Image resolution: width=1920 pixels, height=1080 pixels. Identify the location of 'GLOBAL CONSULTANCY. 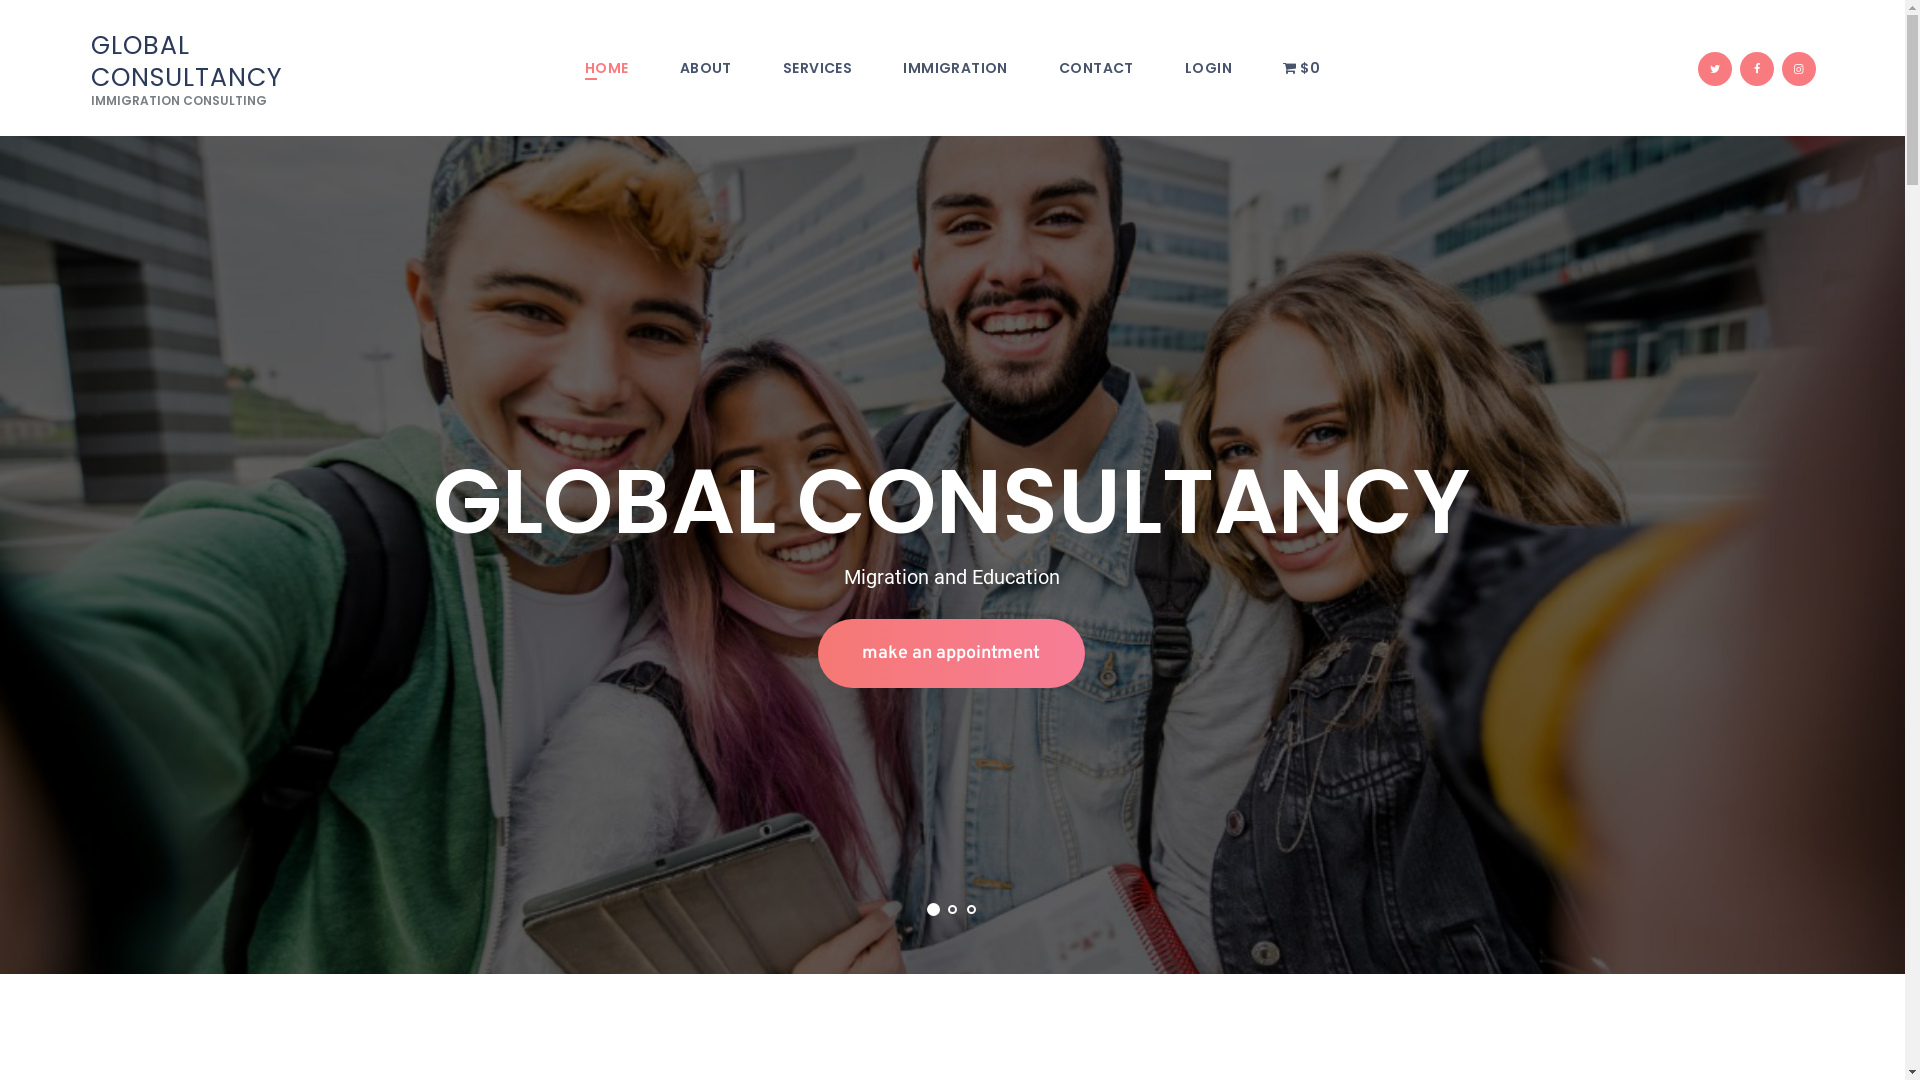
(221, 68).